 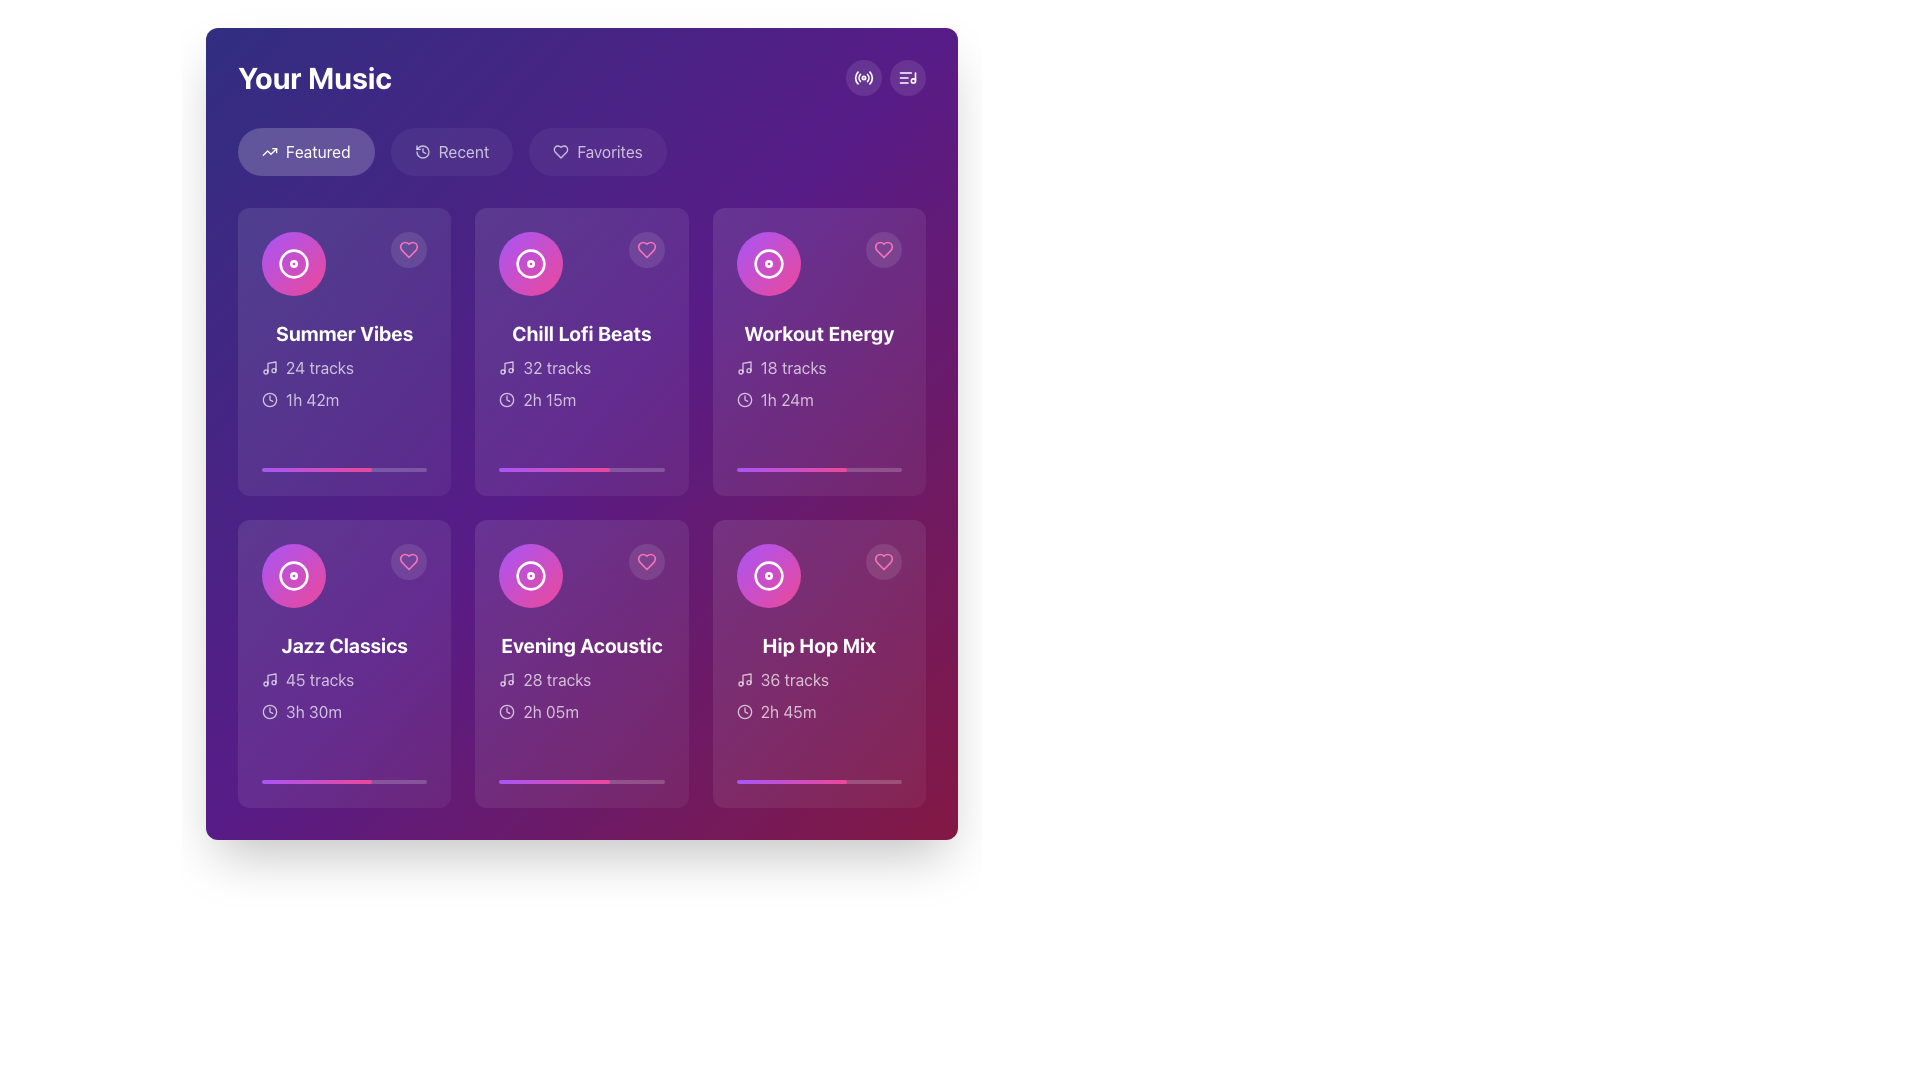 I want to click on the playlist track count, so click(x=344, y=678).